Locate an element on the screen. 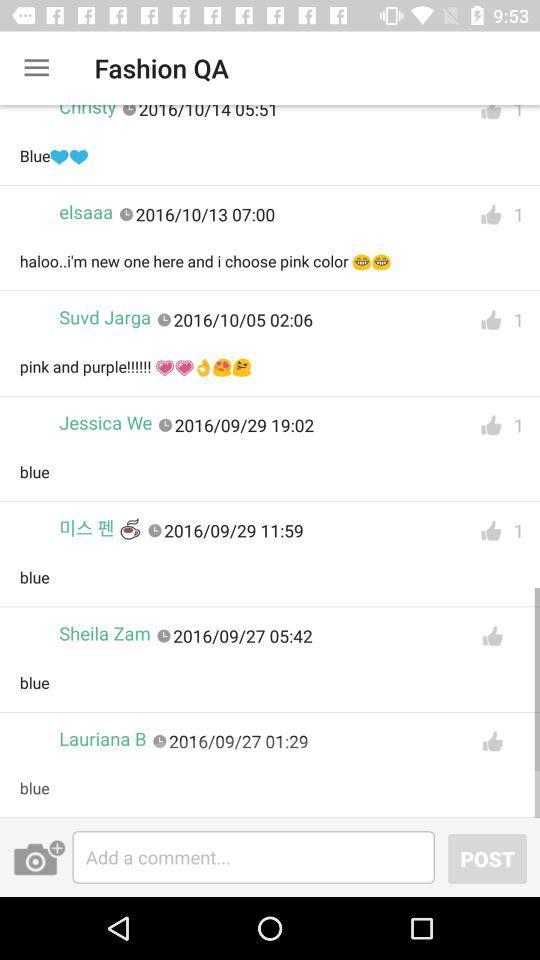 This screenshot has height=960, width=540. the sheila zam item is located at coordinates (104, 632).